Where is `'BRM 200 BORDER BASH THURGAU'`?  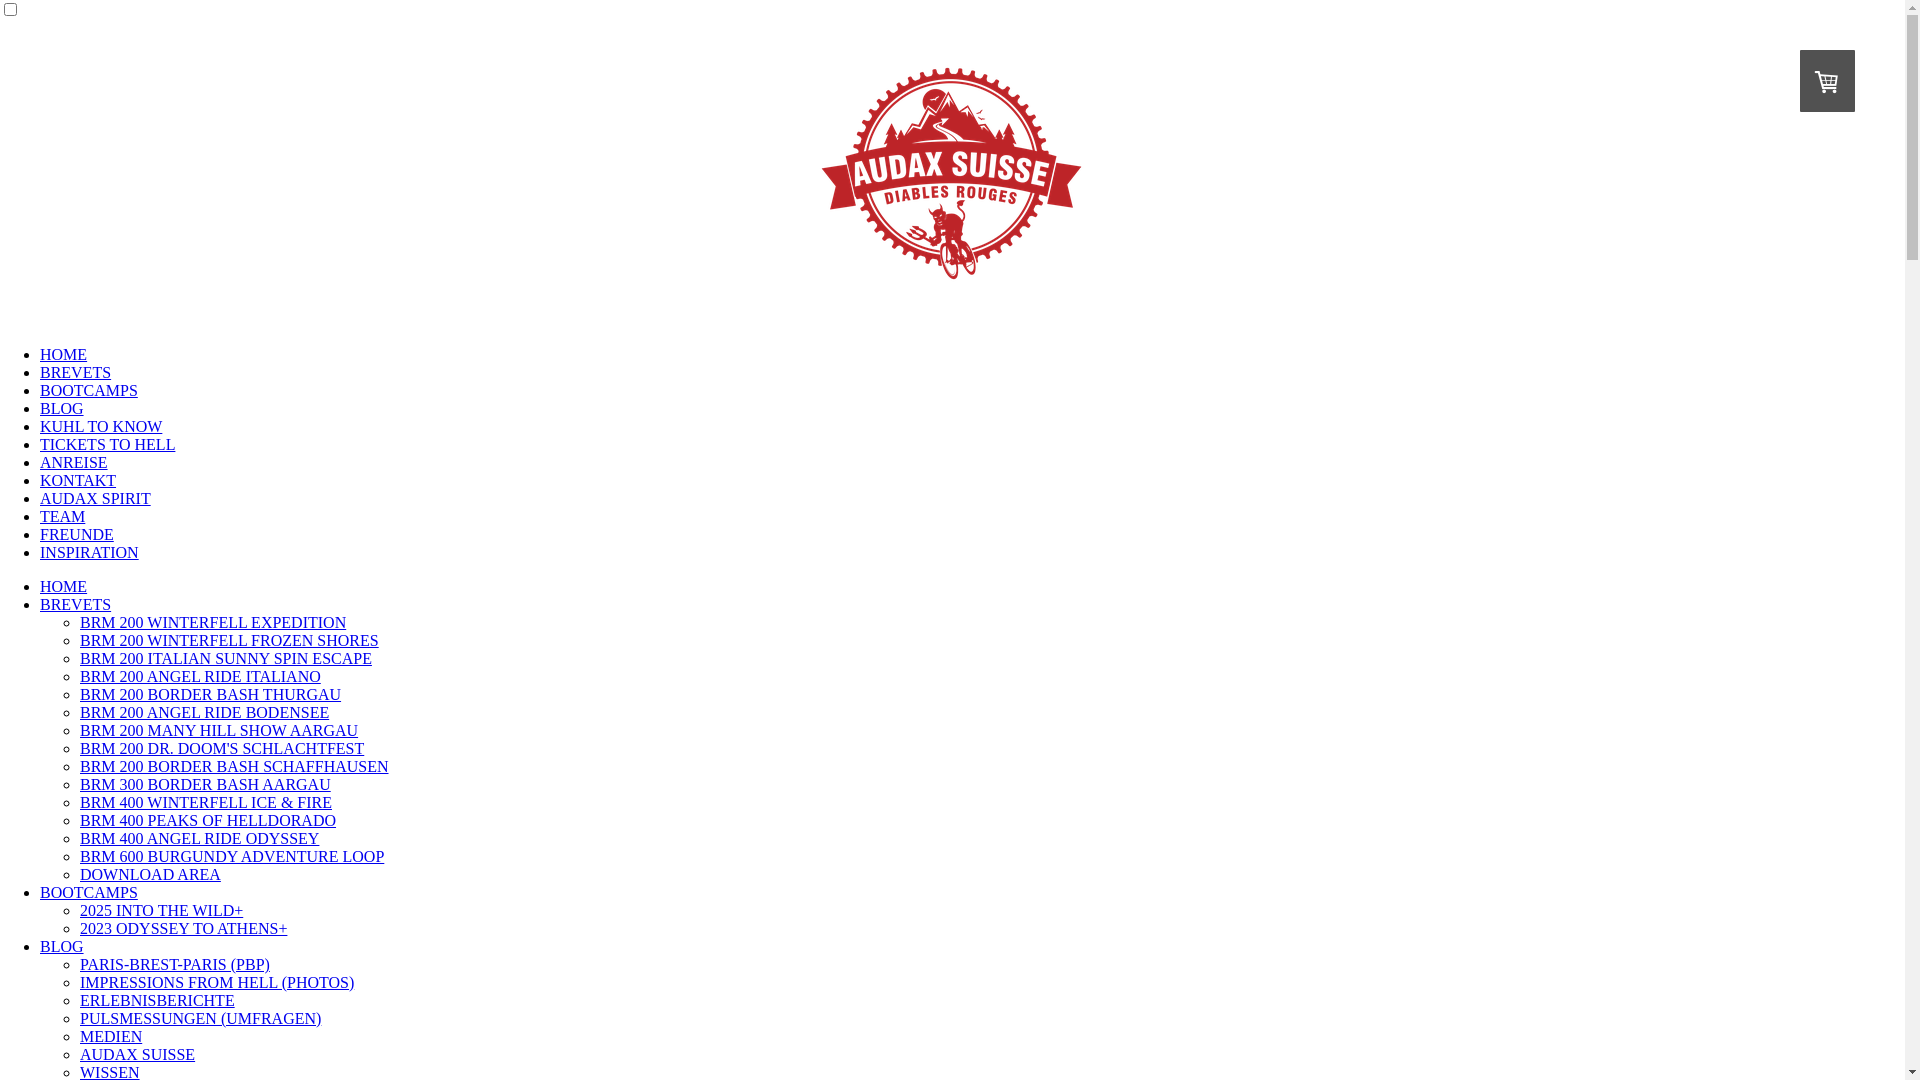 'BRM 200 BORDER BASH THURGAU' is located at coordinates (210, 693).